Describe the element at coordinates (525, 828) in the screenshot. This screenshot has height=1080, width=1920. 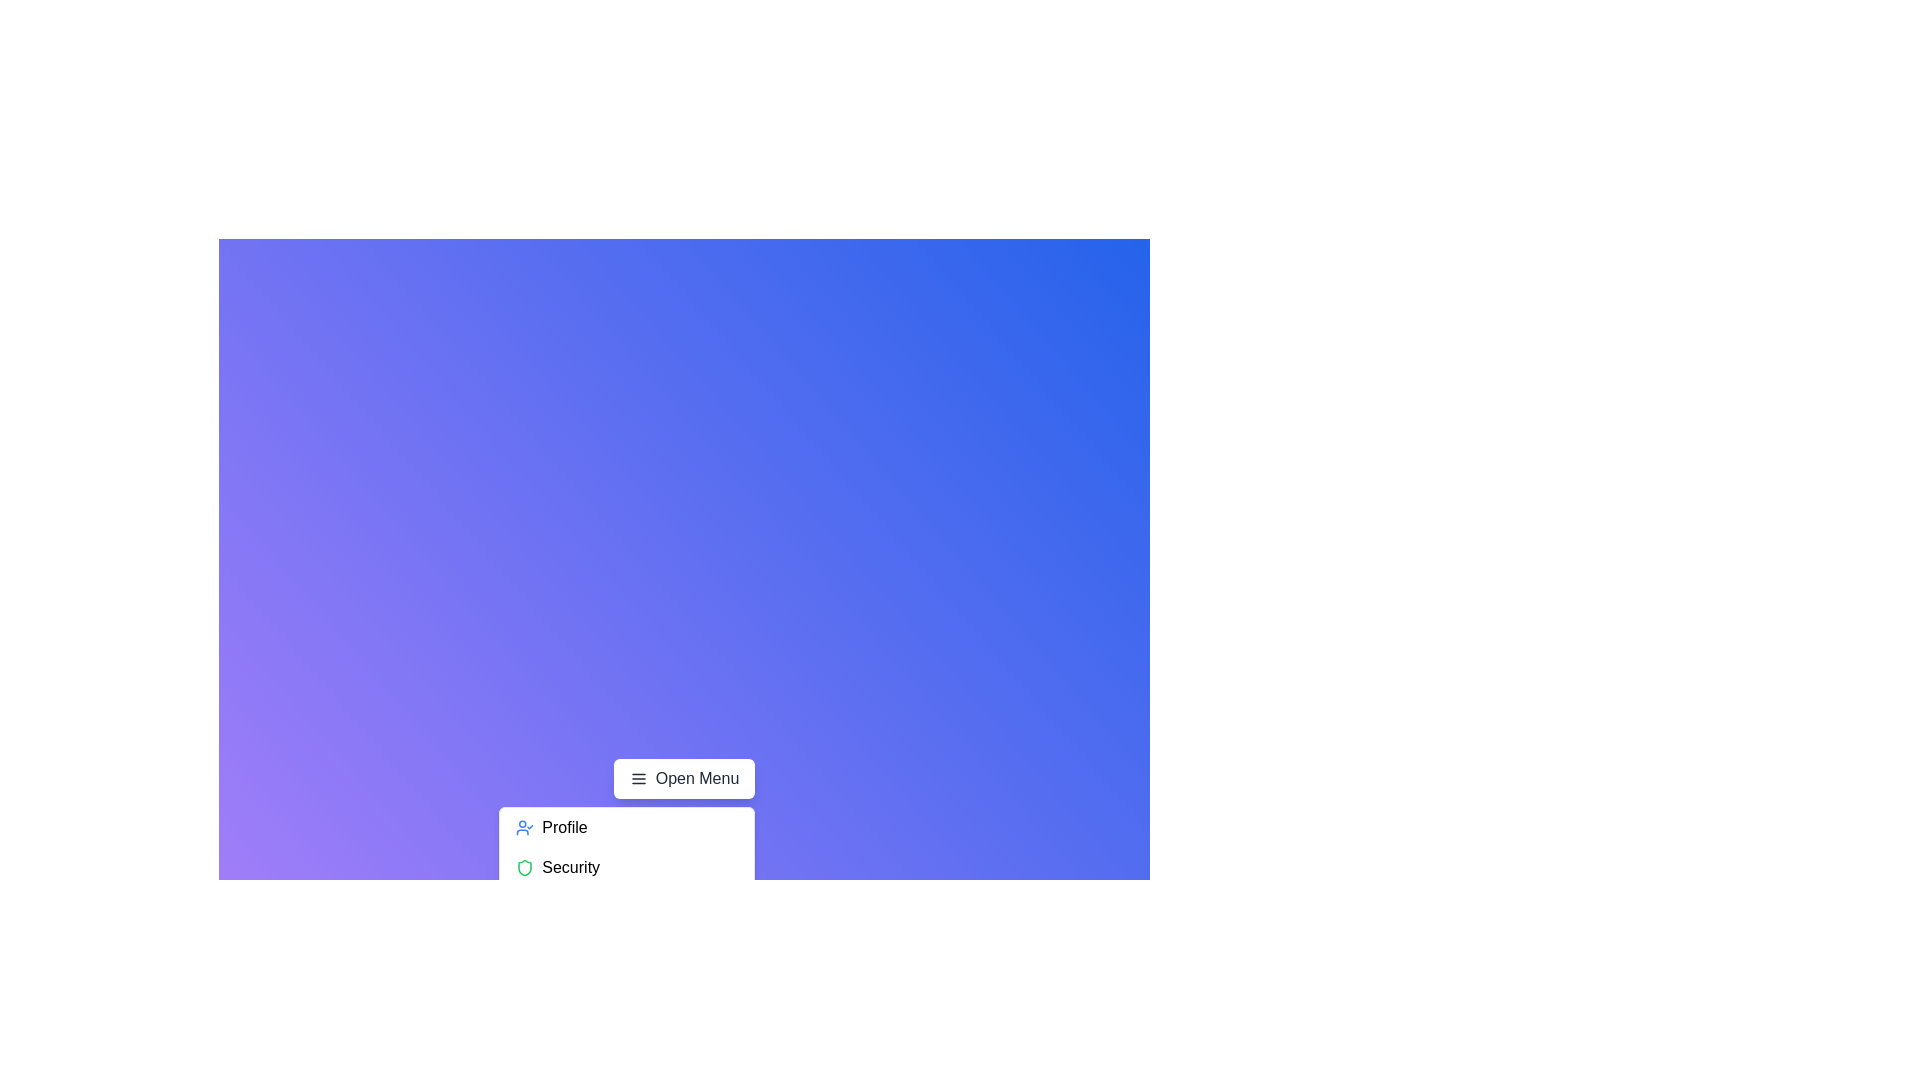
I see `the icon next to the menu item labeled Profile` at that location.